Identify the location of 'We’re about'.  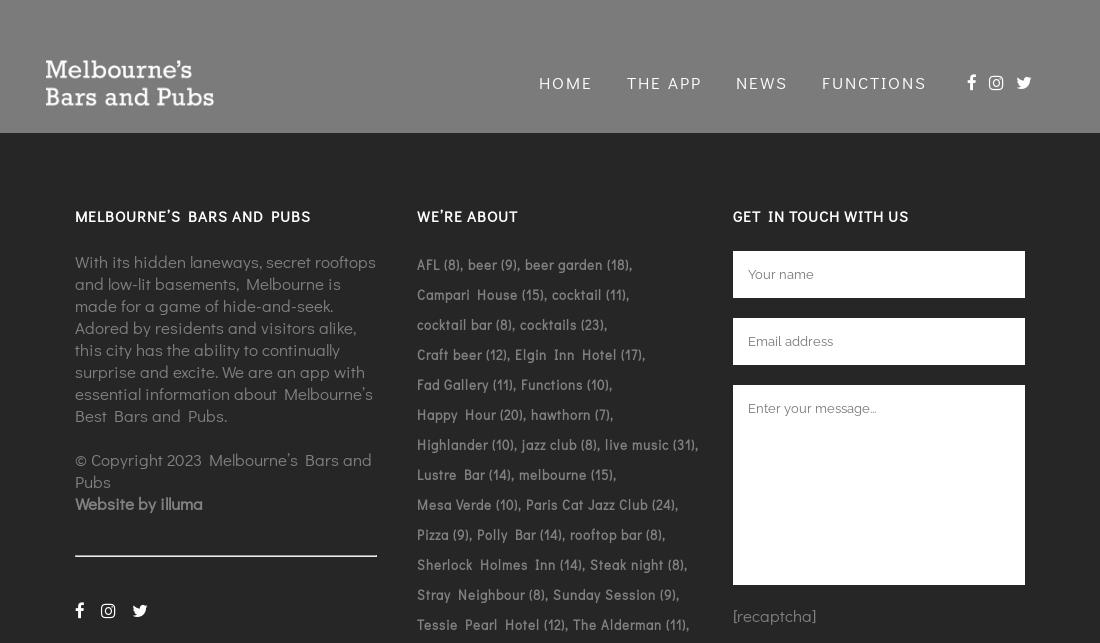
(415, 215).